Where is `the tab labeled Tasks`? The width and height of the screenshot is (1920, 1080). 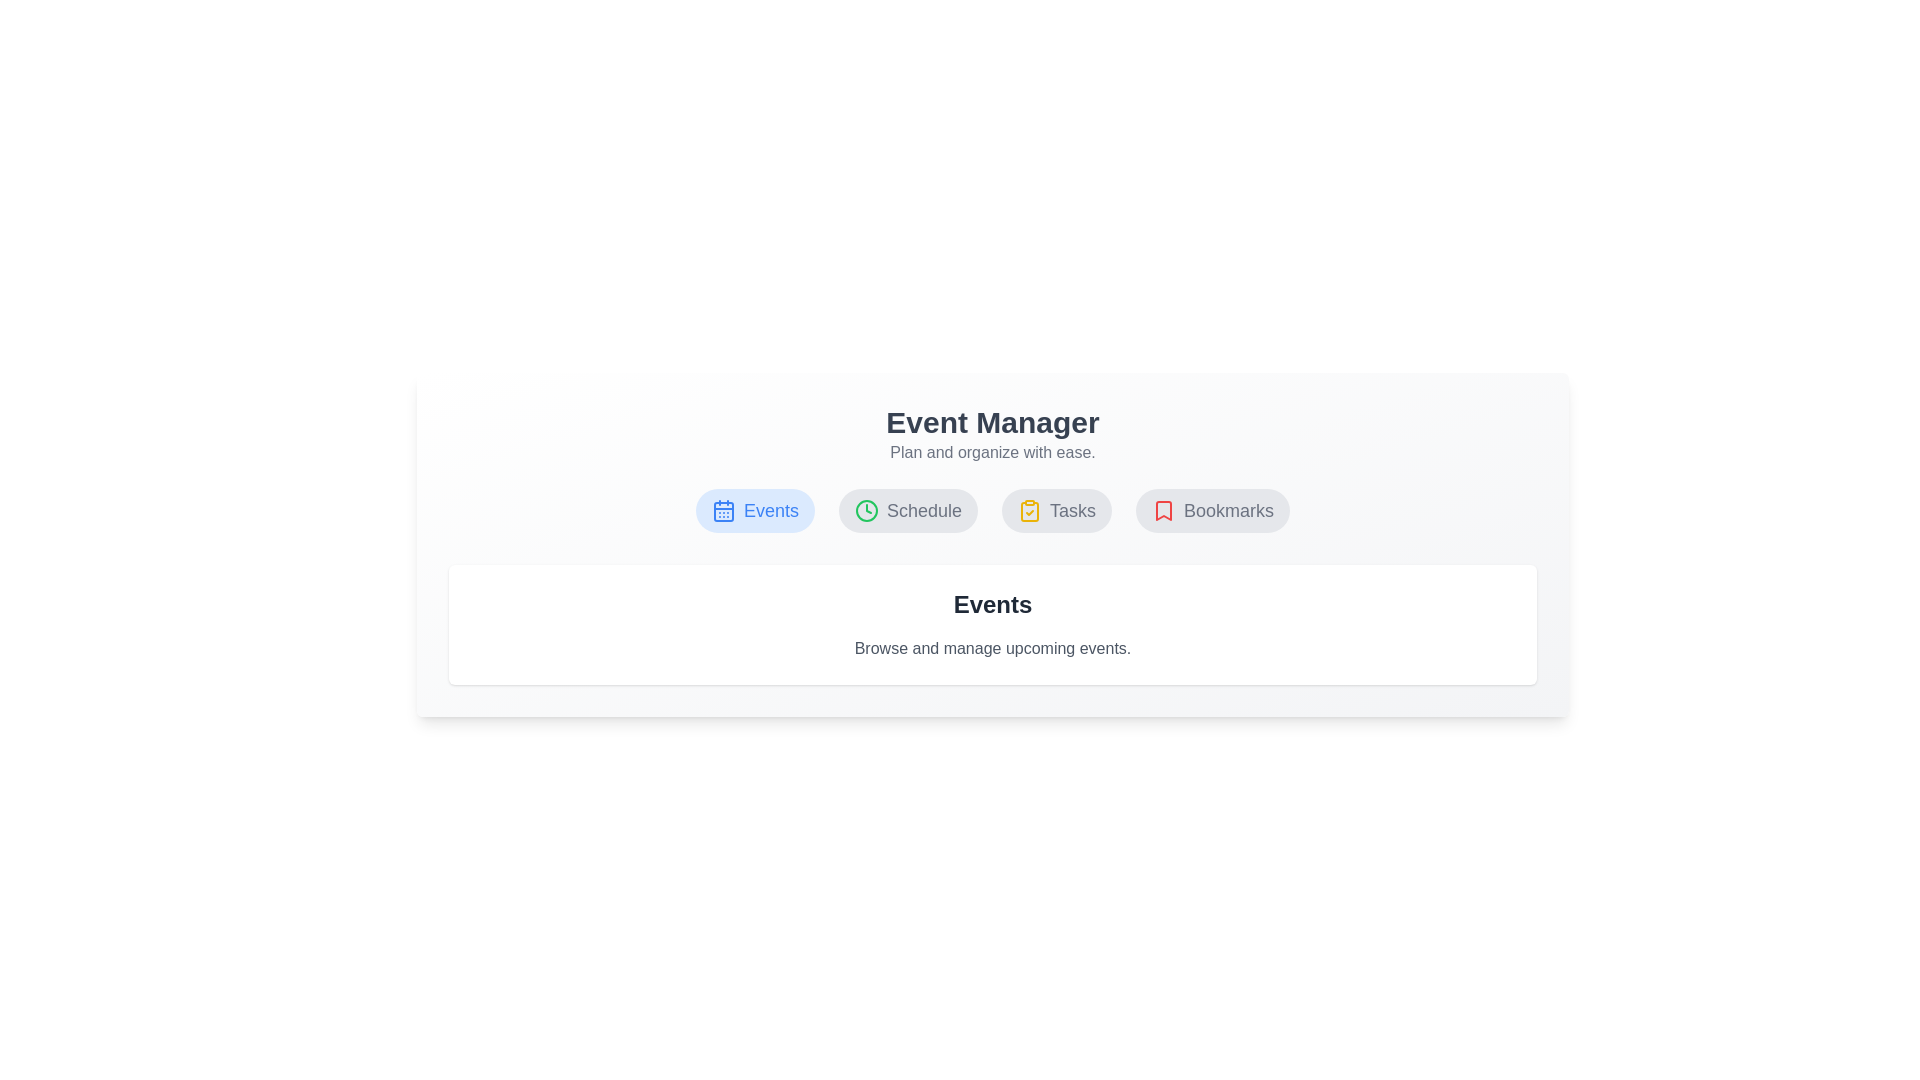 the tab labeled Tasks is located at coordinates (1055, 509).